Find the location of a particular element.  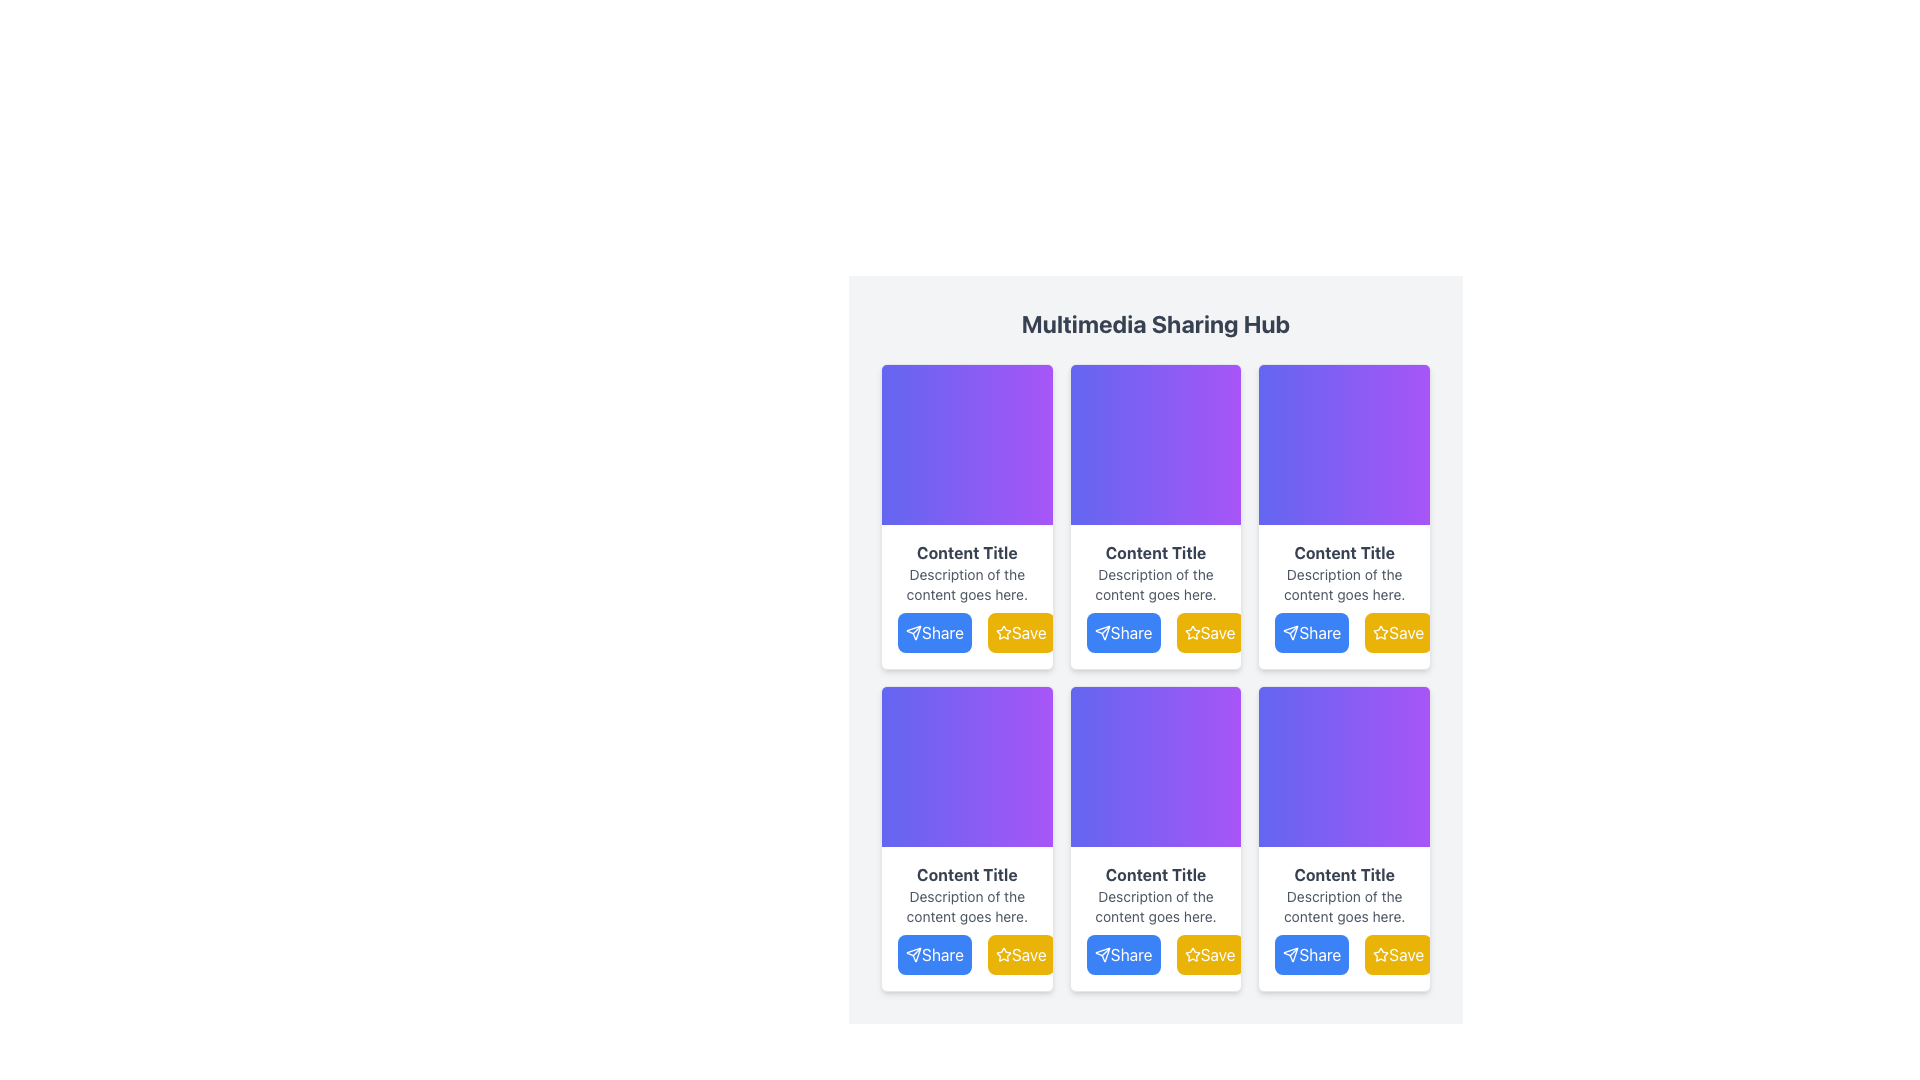

the decorative gradient banner located at the top of the fourth card in the grid layout is located at coordinates (967, 766).